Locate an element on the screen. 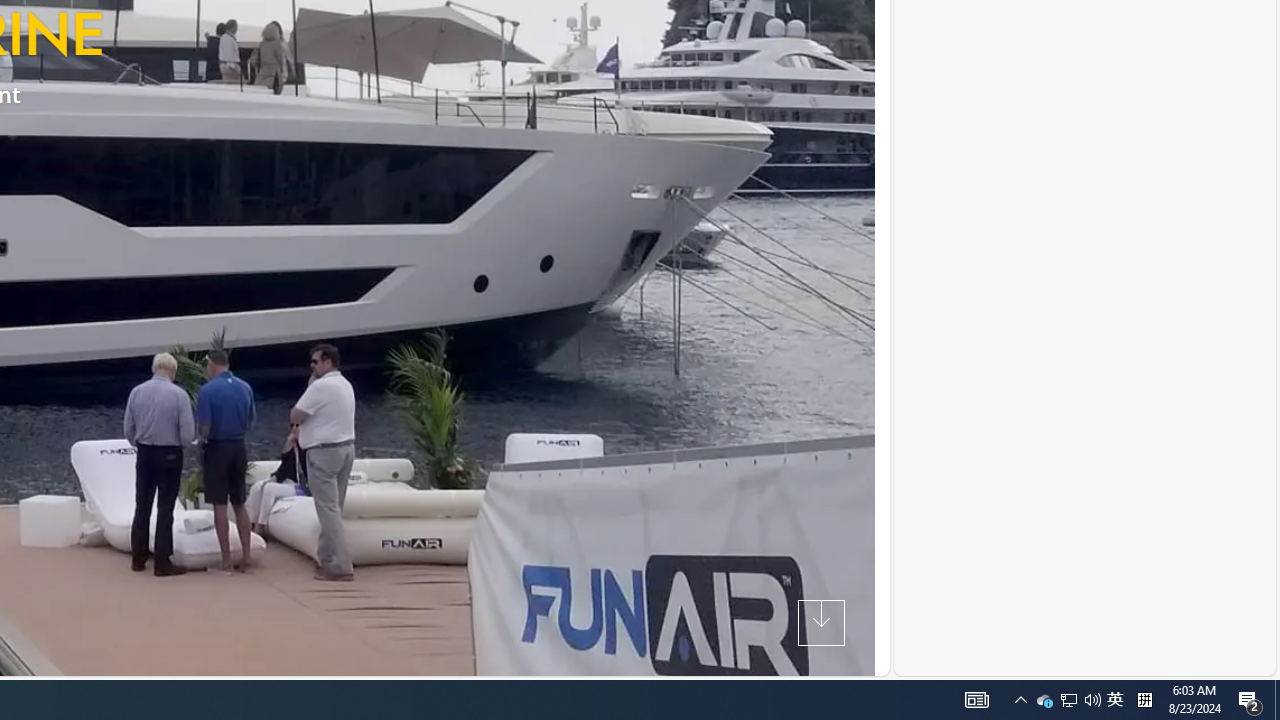  'Next Section' is located at coordinates (821, 621).